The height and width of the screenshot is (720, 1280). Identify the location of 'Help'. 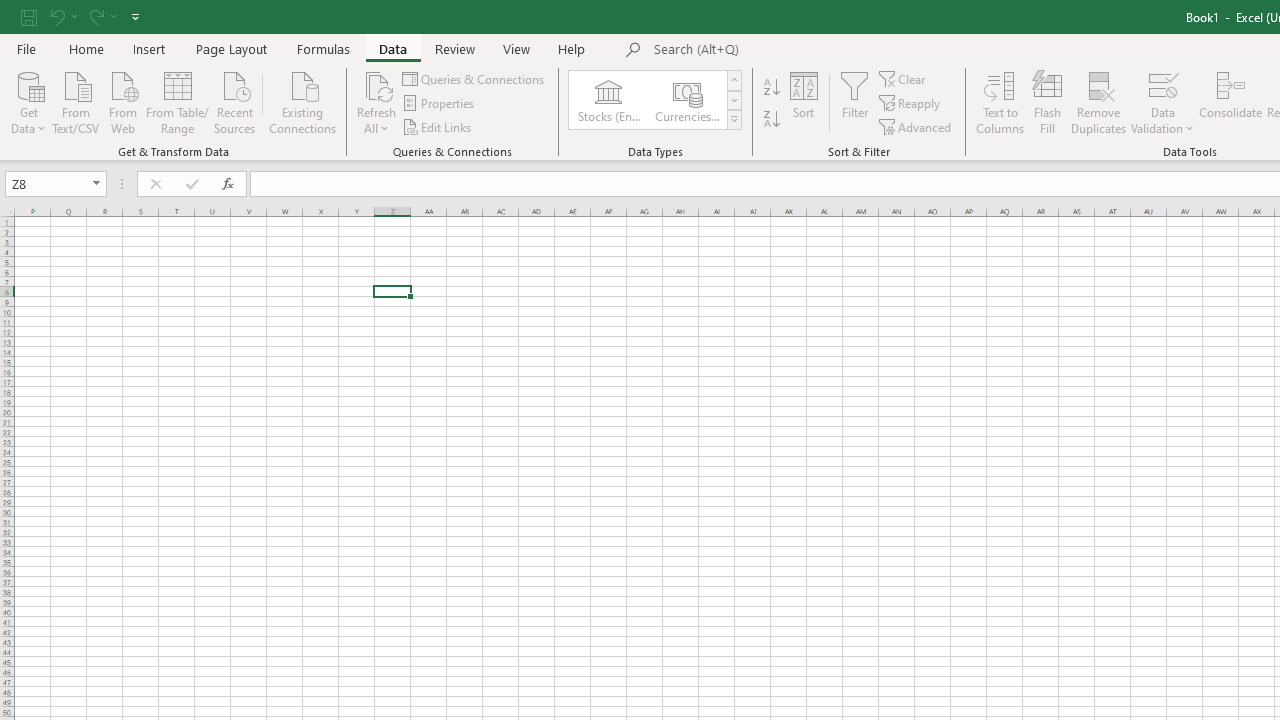
(571, 48).